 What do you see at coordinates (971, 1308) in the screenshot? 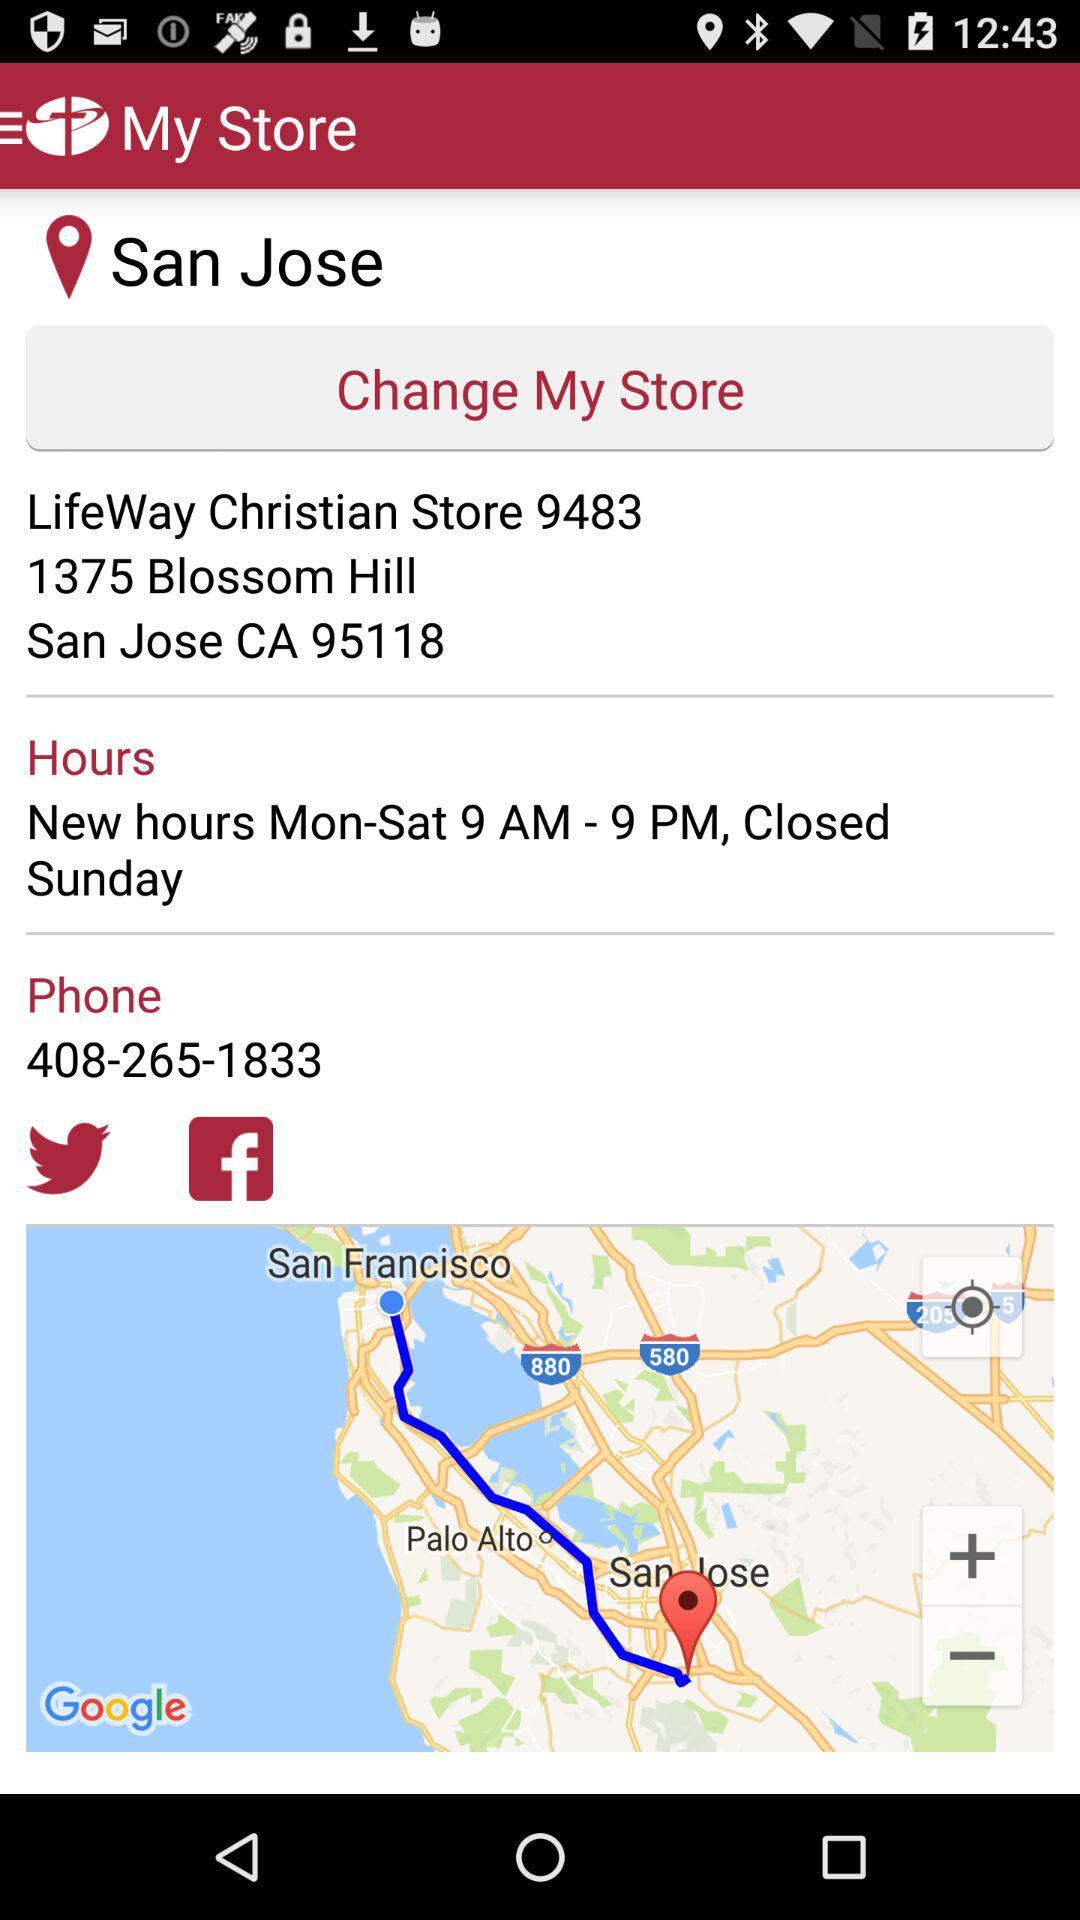
I see `icon below the 408-265-1833 item` at bounding box center [971, 1308].